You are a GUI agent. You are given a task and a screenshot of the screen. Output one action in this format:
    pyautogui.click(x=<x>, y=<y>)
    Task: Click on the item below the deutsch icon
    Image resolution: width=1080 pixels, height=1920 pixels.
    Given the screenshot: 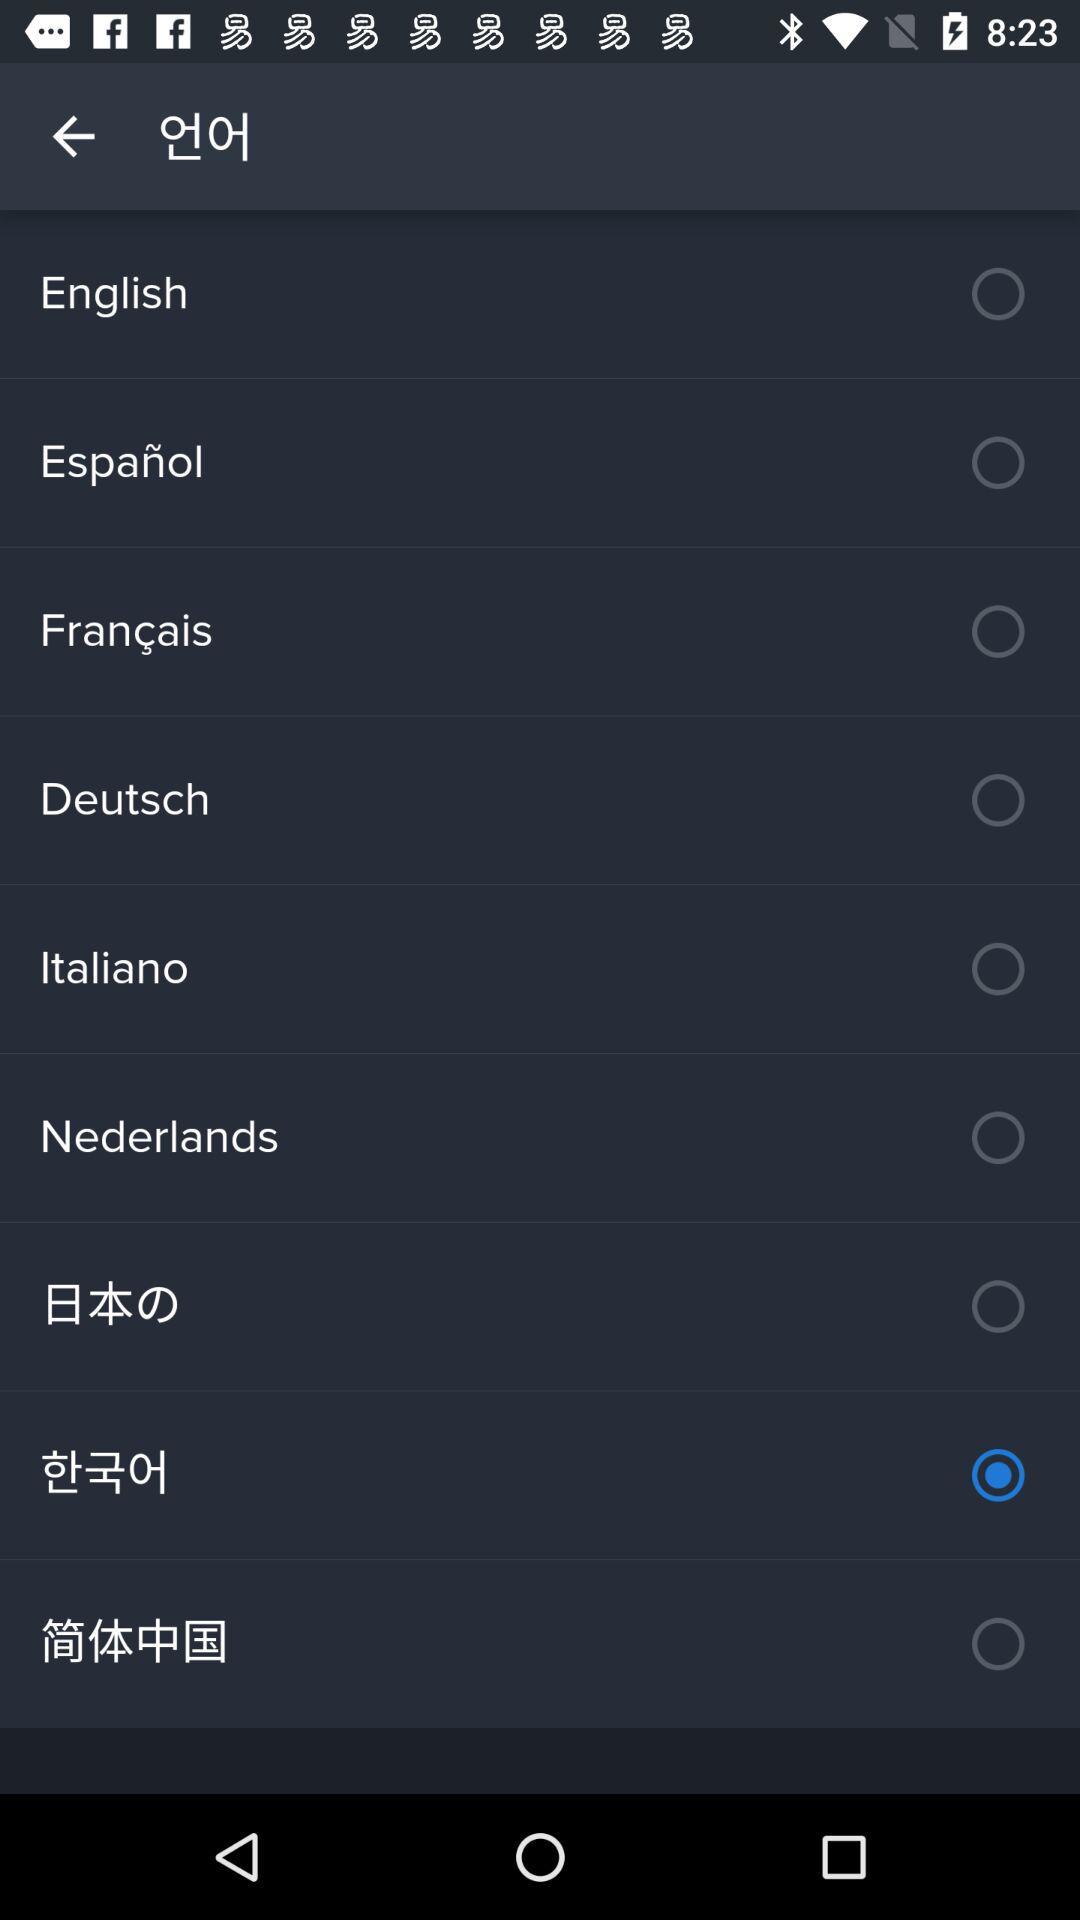 What is the action you would take?
    pyautogui.click(x=540, y=969)
    